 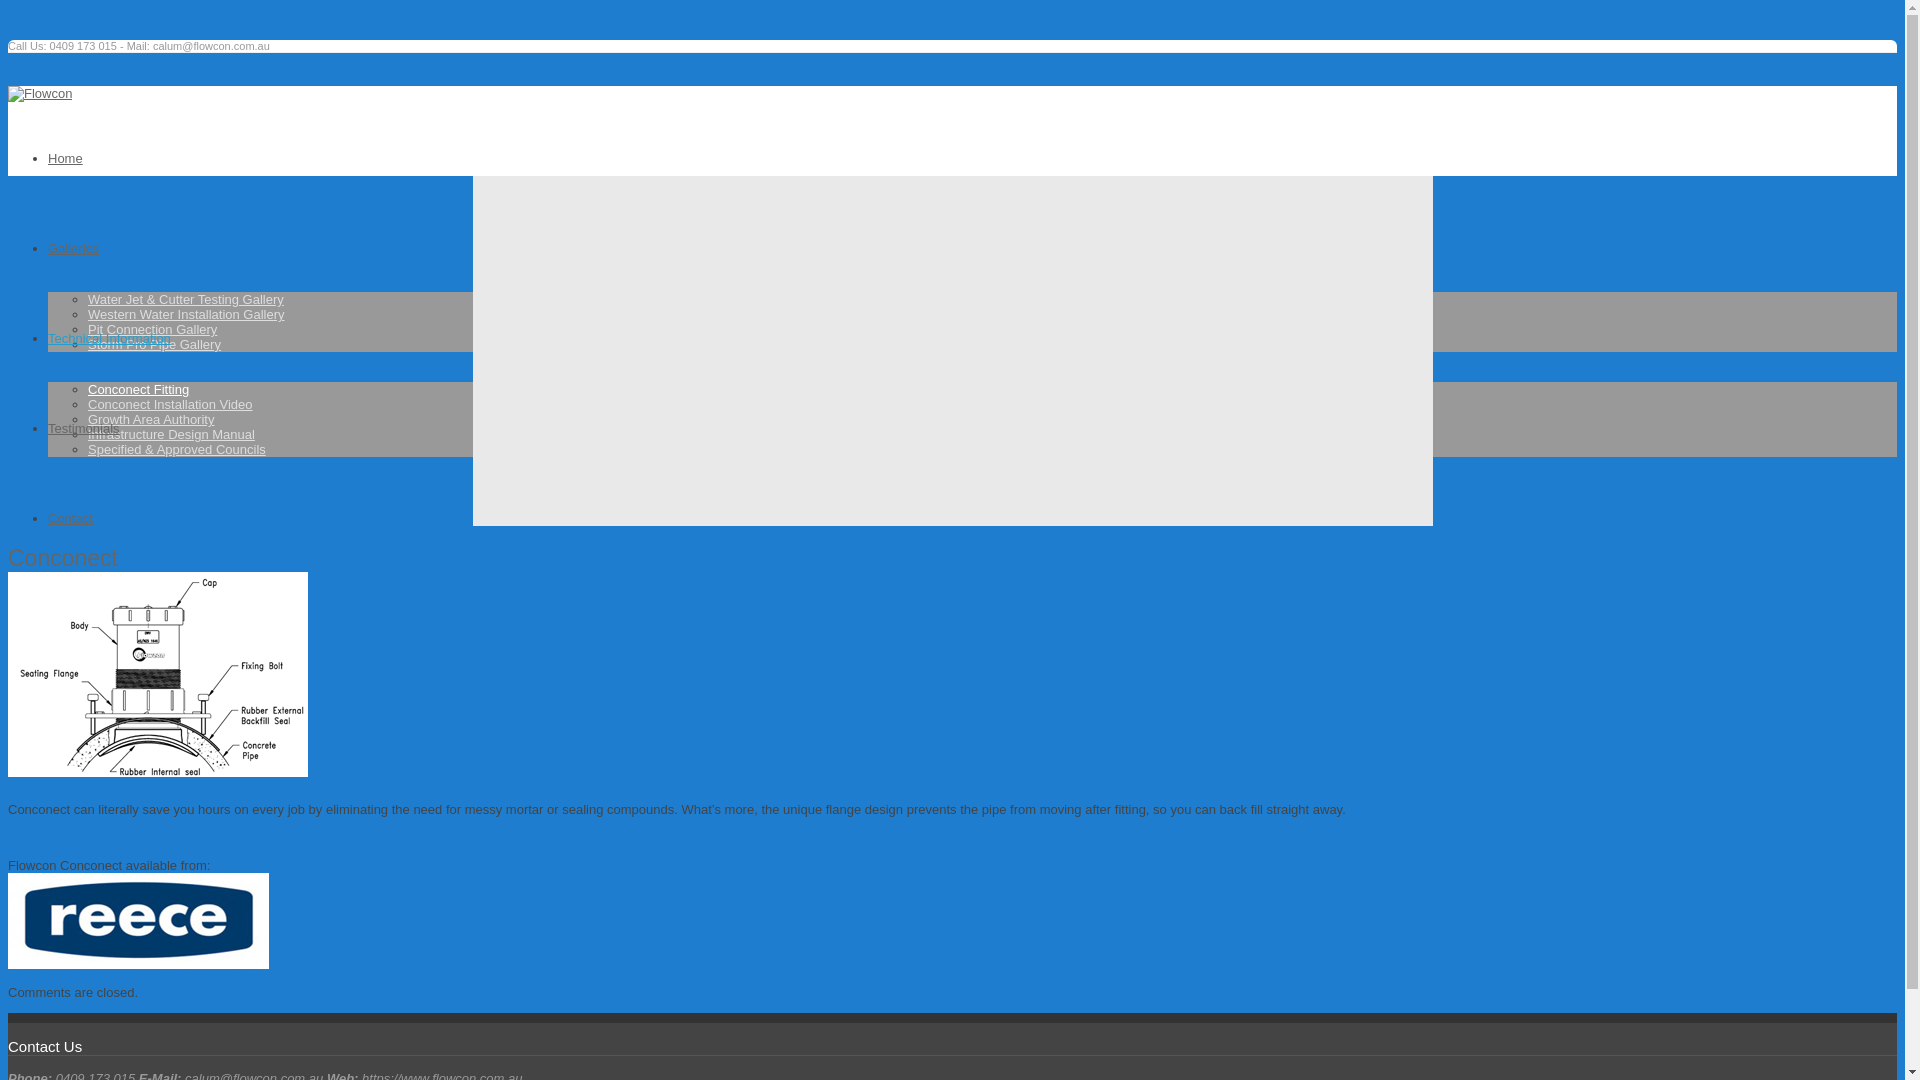 I want to click on 'Storm Pro Pipe Gallery', so click(x=153, y=343).